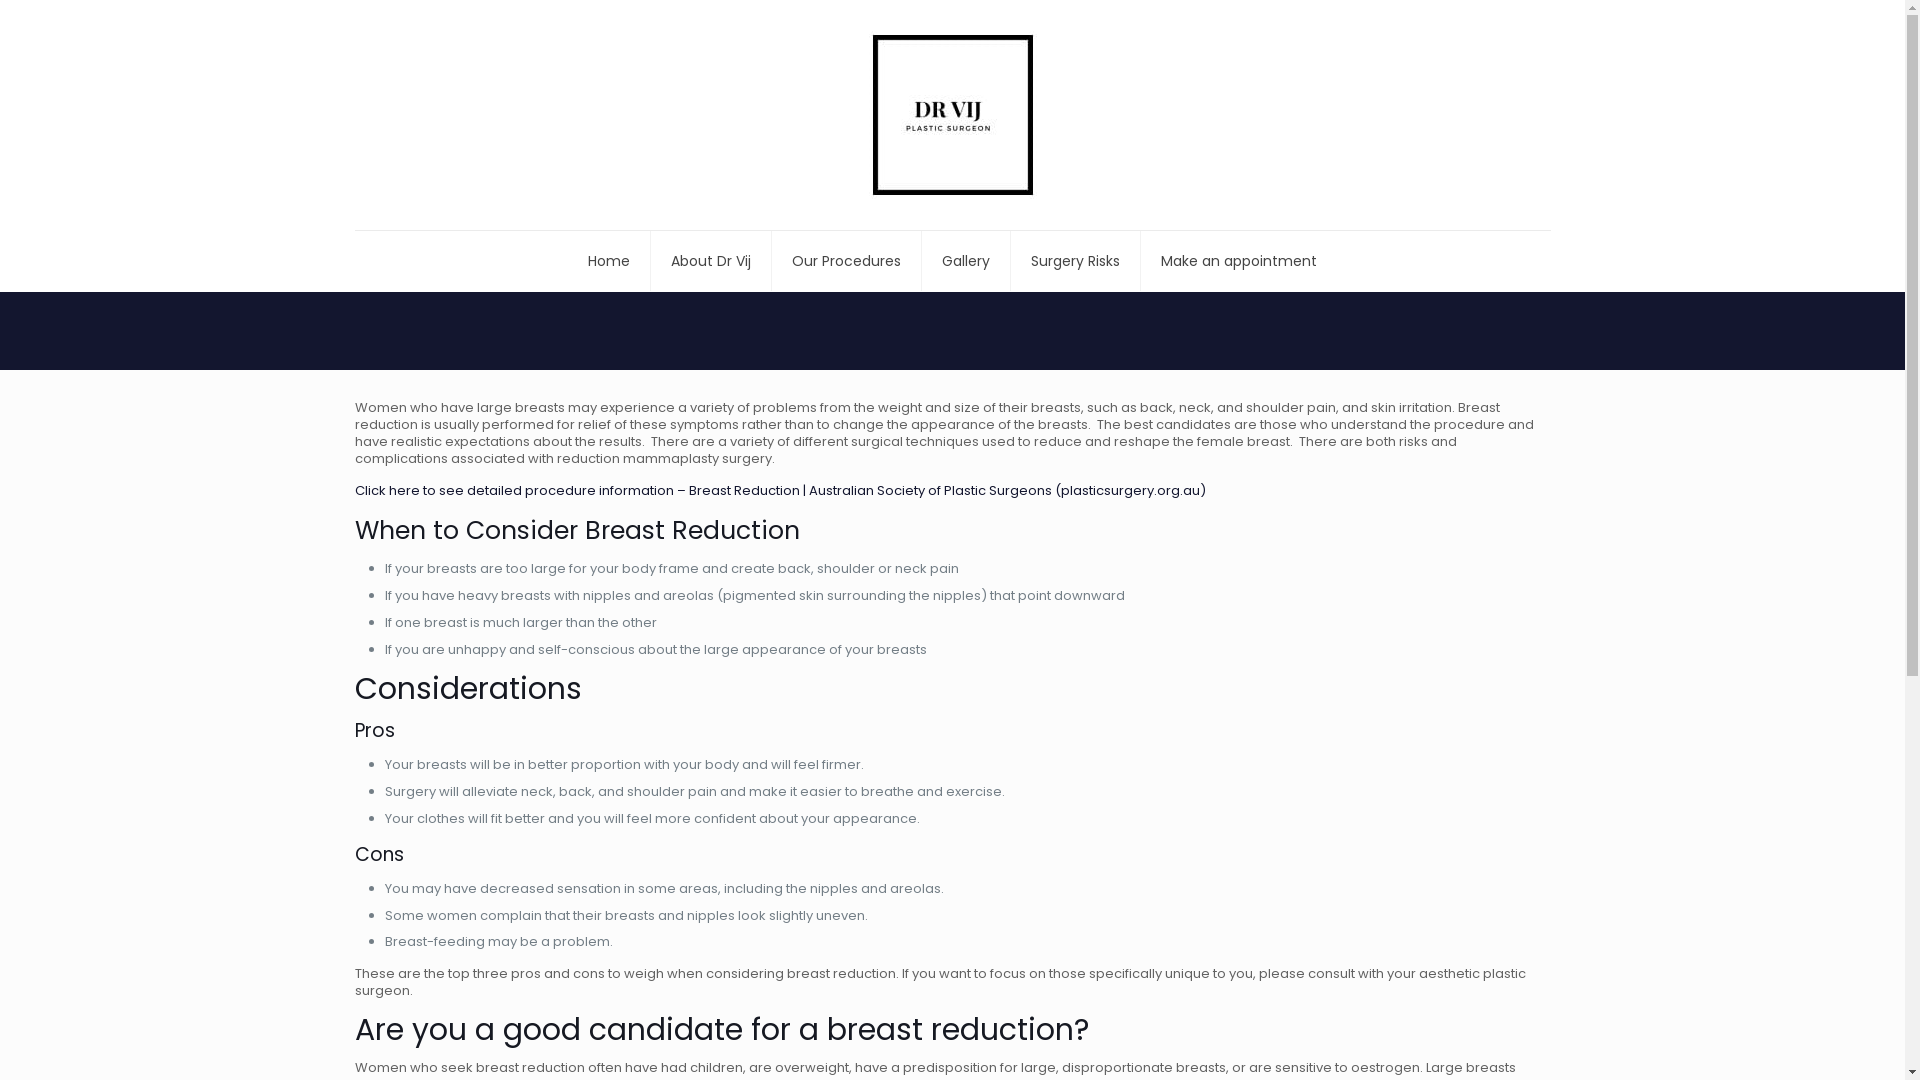  I want to click on 'Dr Vij Plastic Surgeon Perth', so click(950, 115).